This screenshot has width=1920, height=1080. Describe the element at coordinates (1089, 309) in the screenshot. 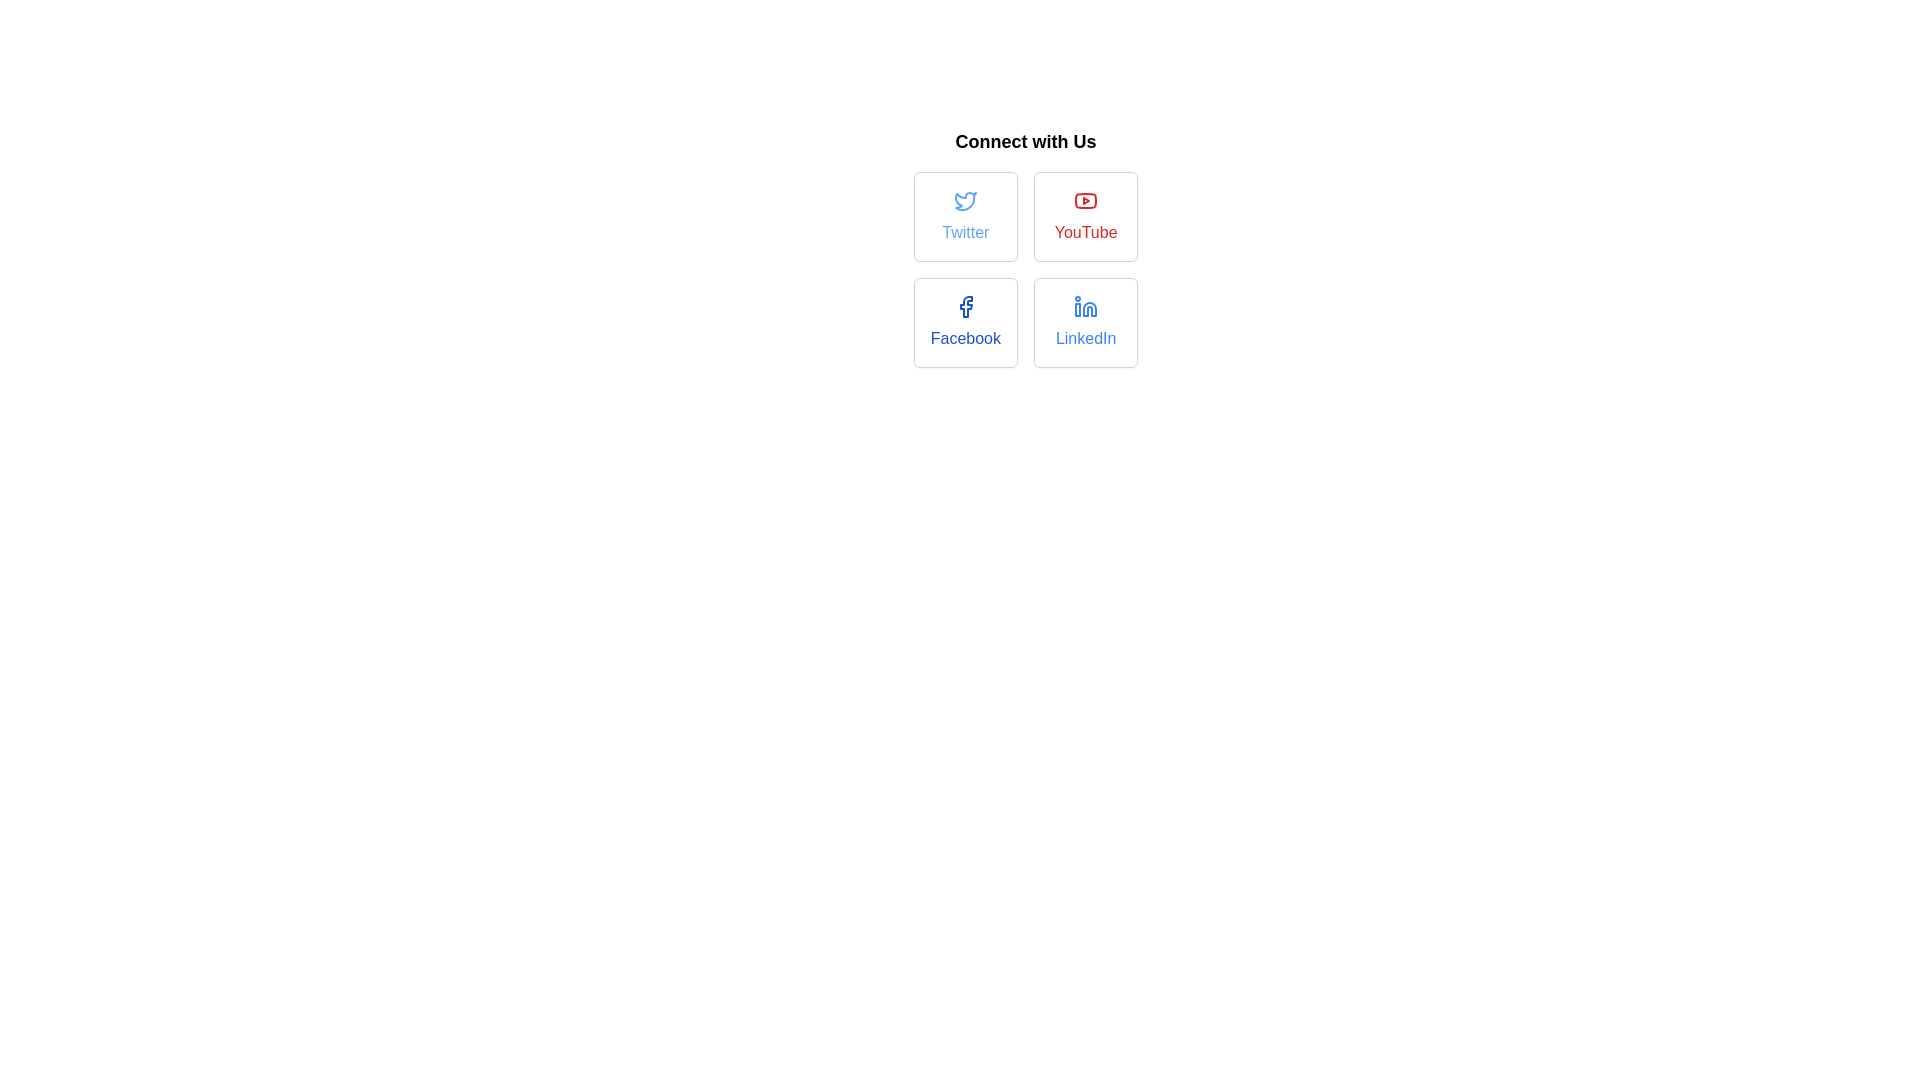

I see `the LinkedIn icon, which features a lowercase 'i' and is located in the second row of a 2x2 grid layout` at that location.